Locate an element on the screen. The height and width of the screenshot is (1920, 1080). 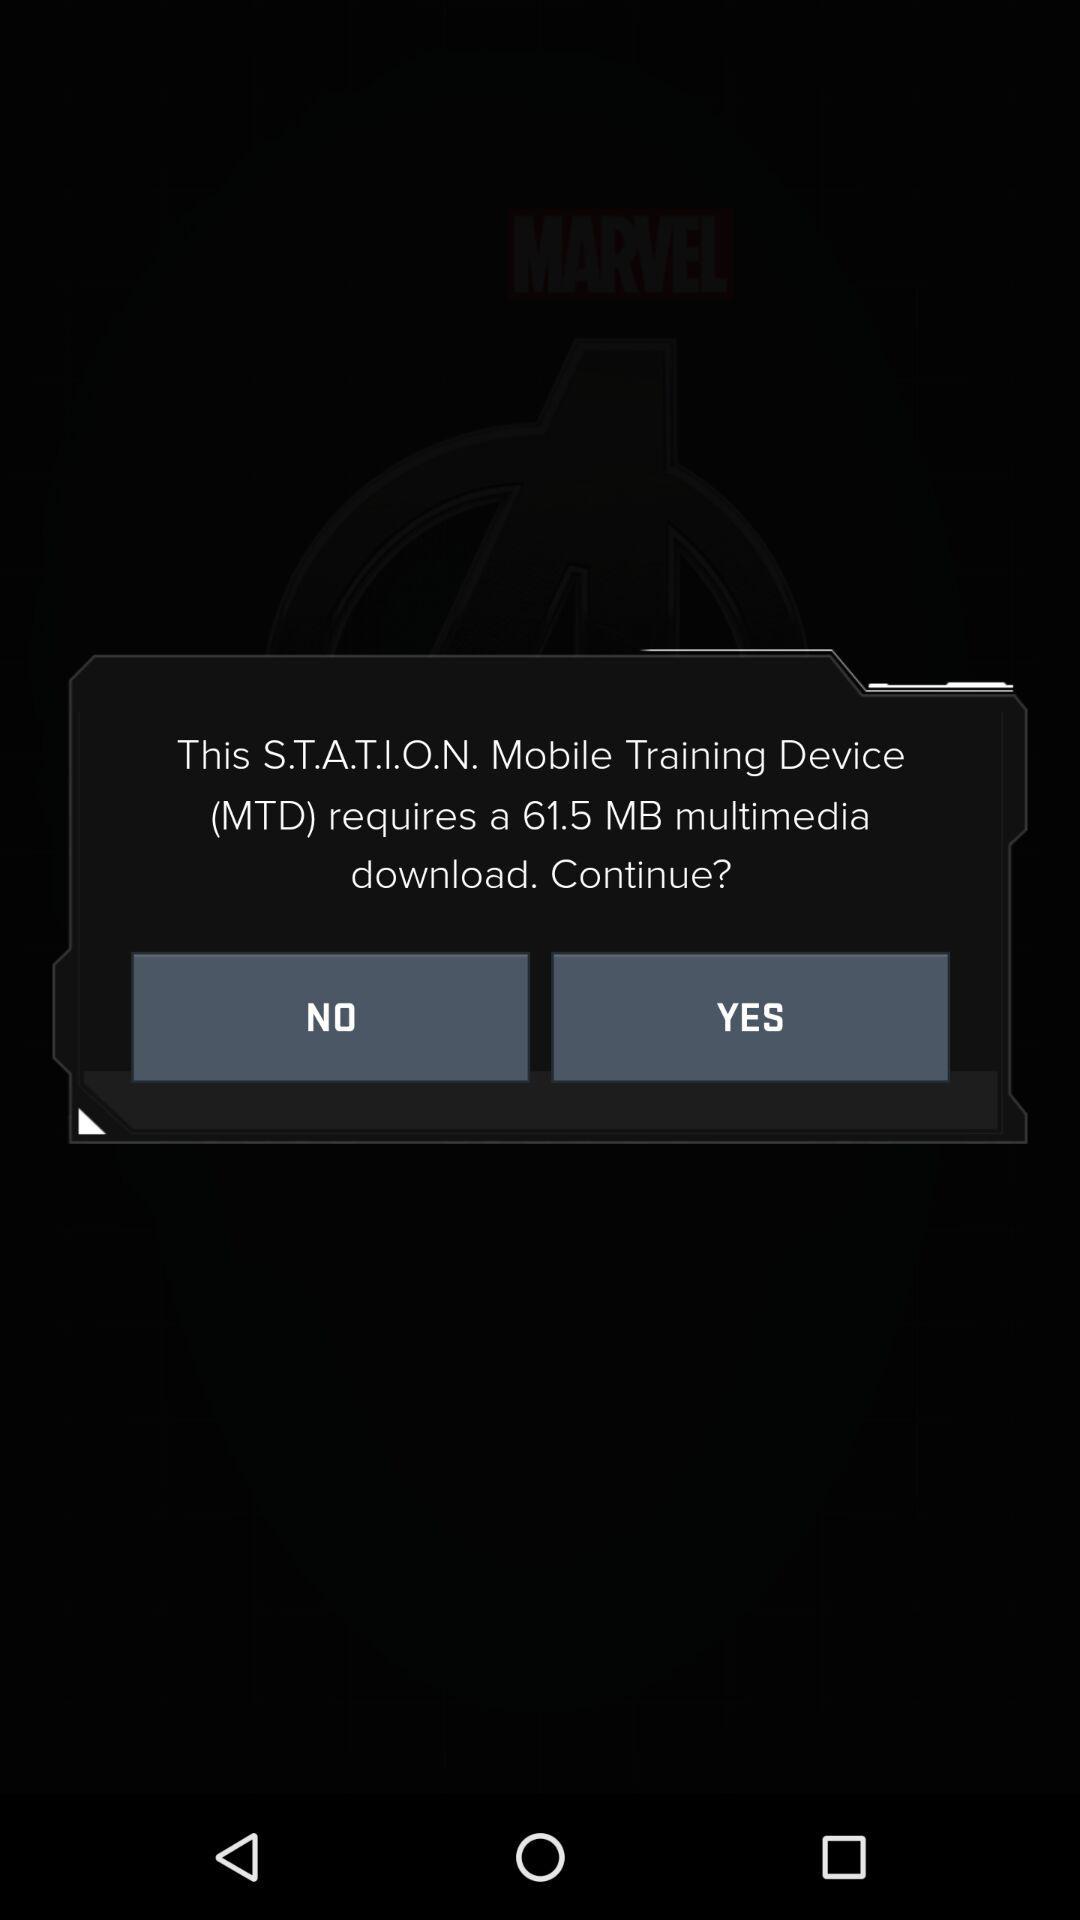
the item next to yes icon is located at coordinates (329, 1017).